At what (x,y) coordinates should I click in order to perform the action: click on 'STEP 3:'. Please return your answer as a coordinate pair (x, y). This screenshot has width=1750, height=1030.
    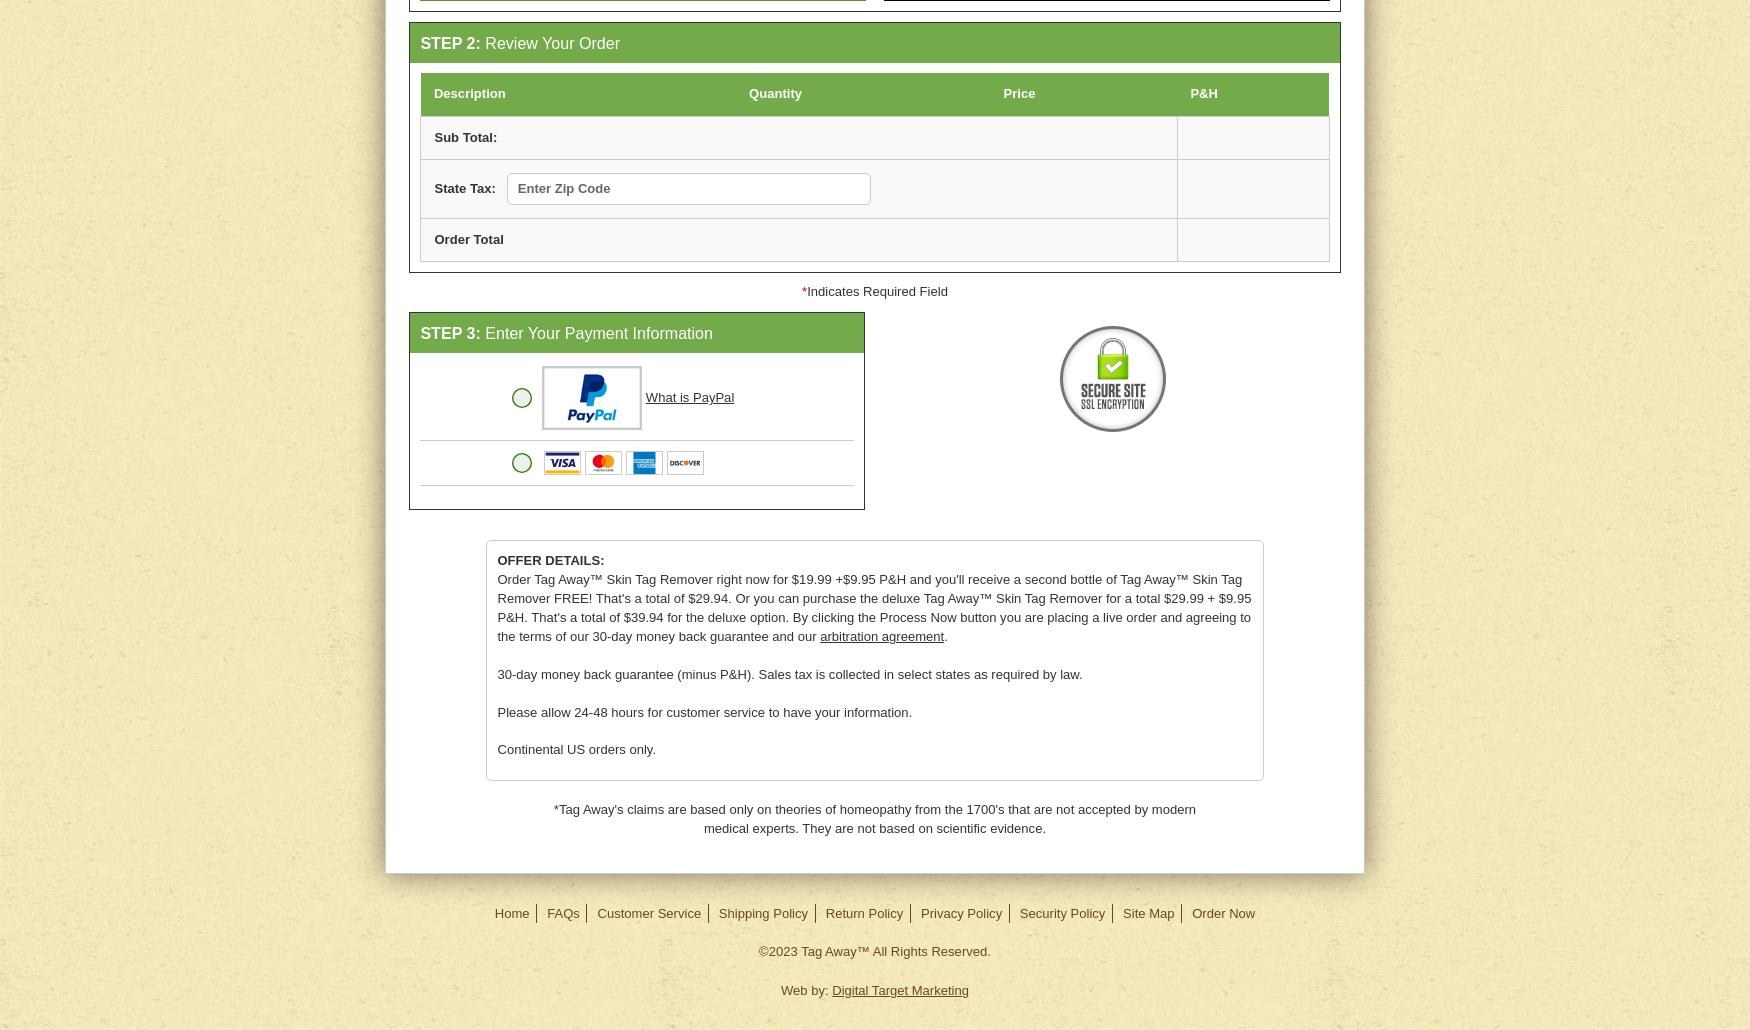
    Looking at the image, I should click on (419, 331).